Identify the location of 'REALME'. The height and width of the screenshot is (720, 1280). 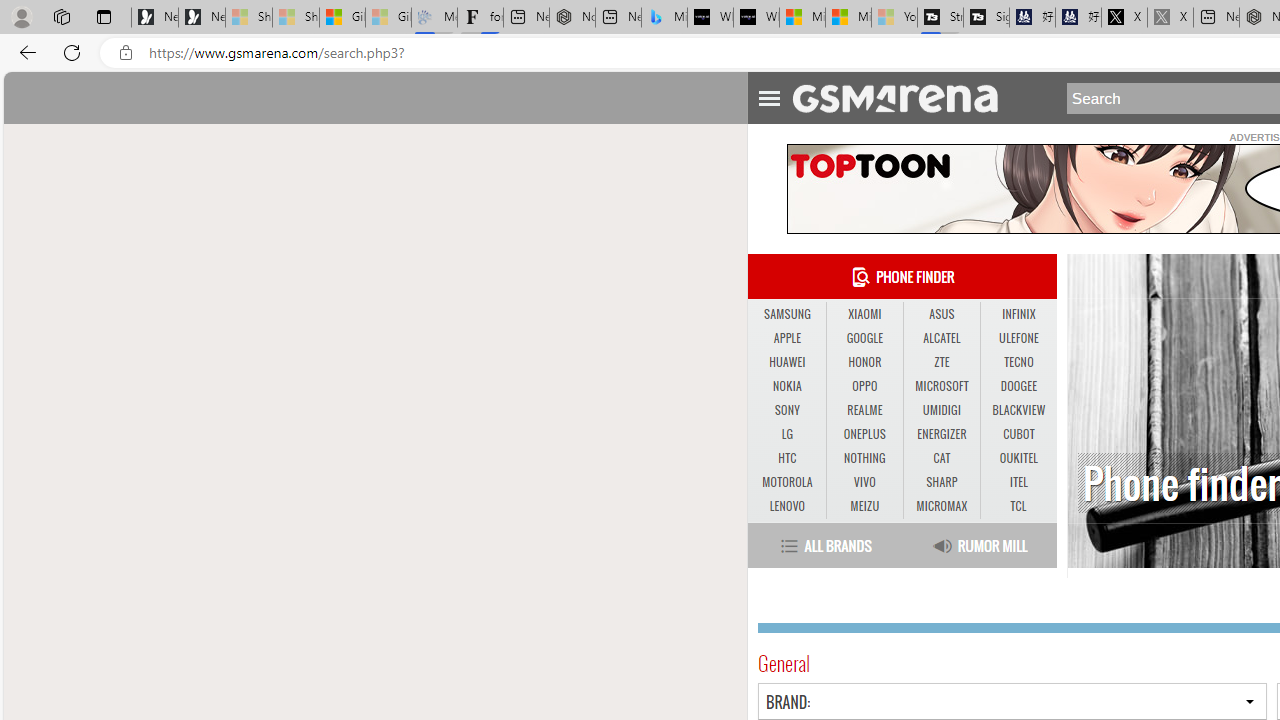
(864, 410).